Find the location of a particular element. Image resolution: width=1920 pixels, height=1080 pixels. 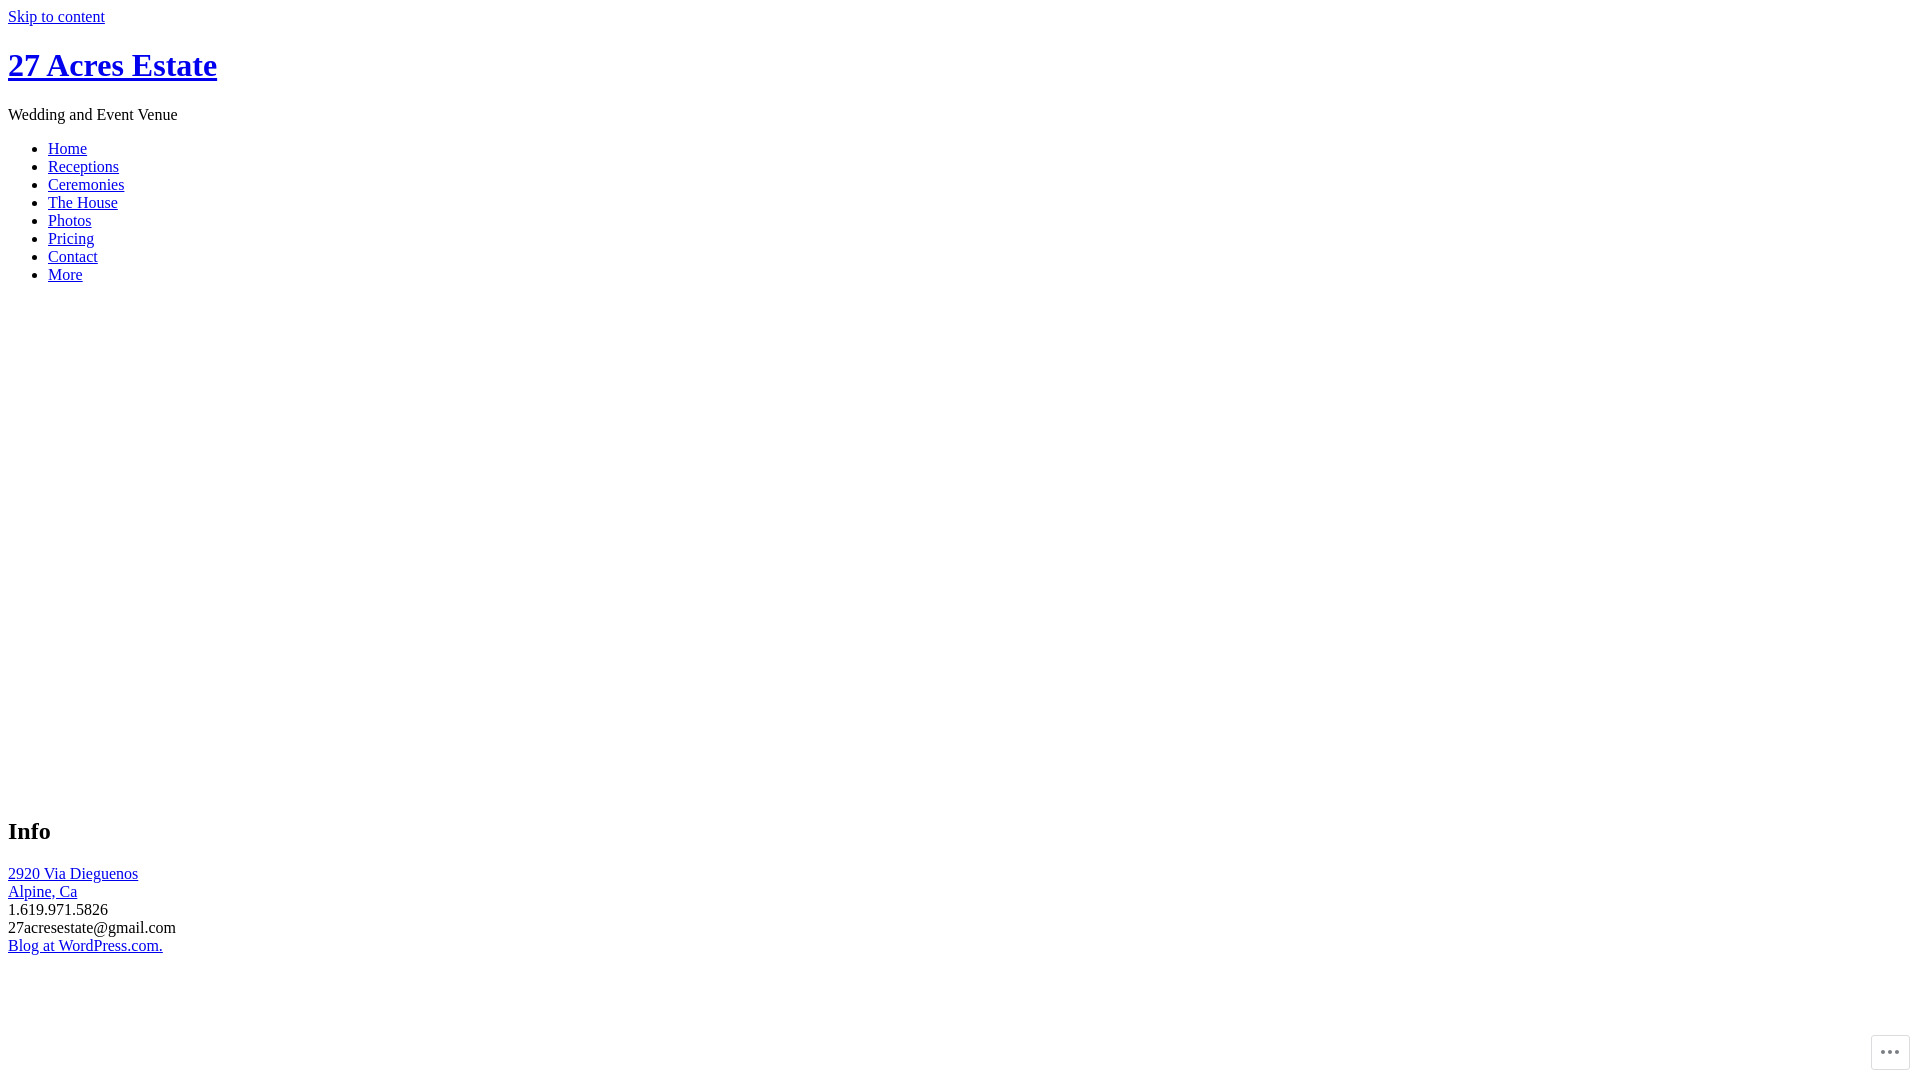

'More' is located at coordinates (65, 274).